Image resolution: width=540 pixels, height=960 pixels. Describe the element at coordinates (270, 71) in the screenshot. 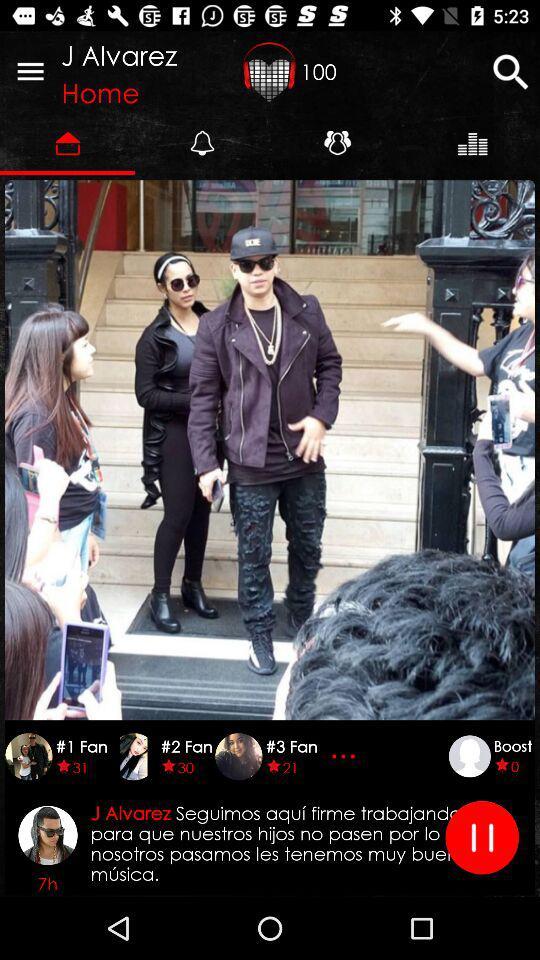

I see `icon next to the 100 item` at that location.